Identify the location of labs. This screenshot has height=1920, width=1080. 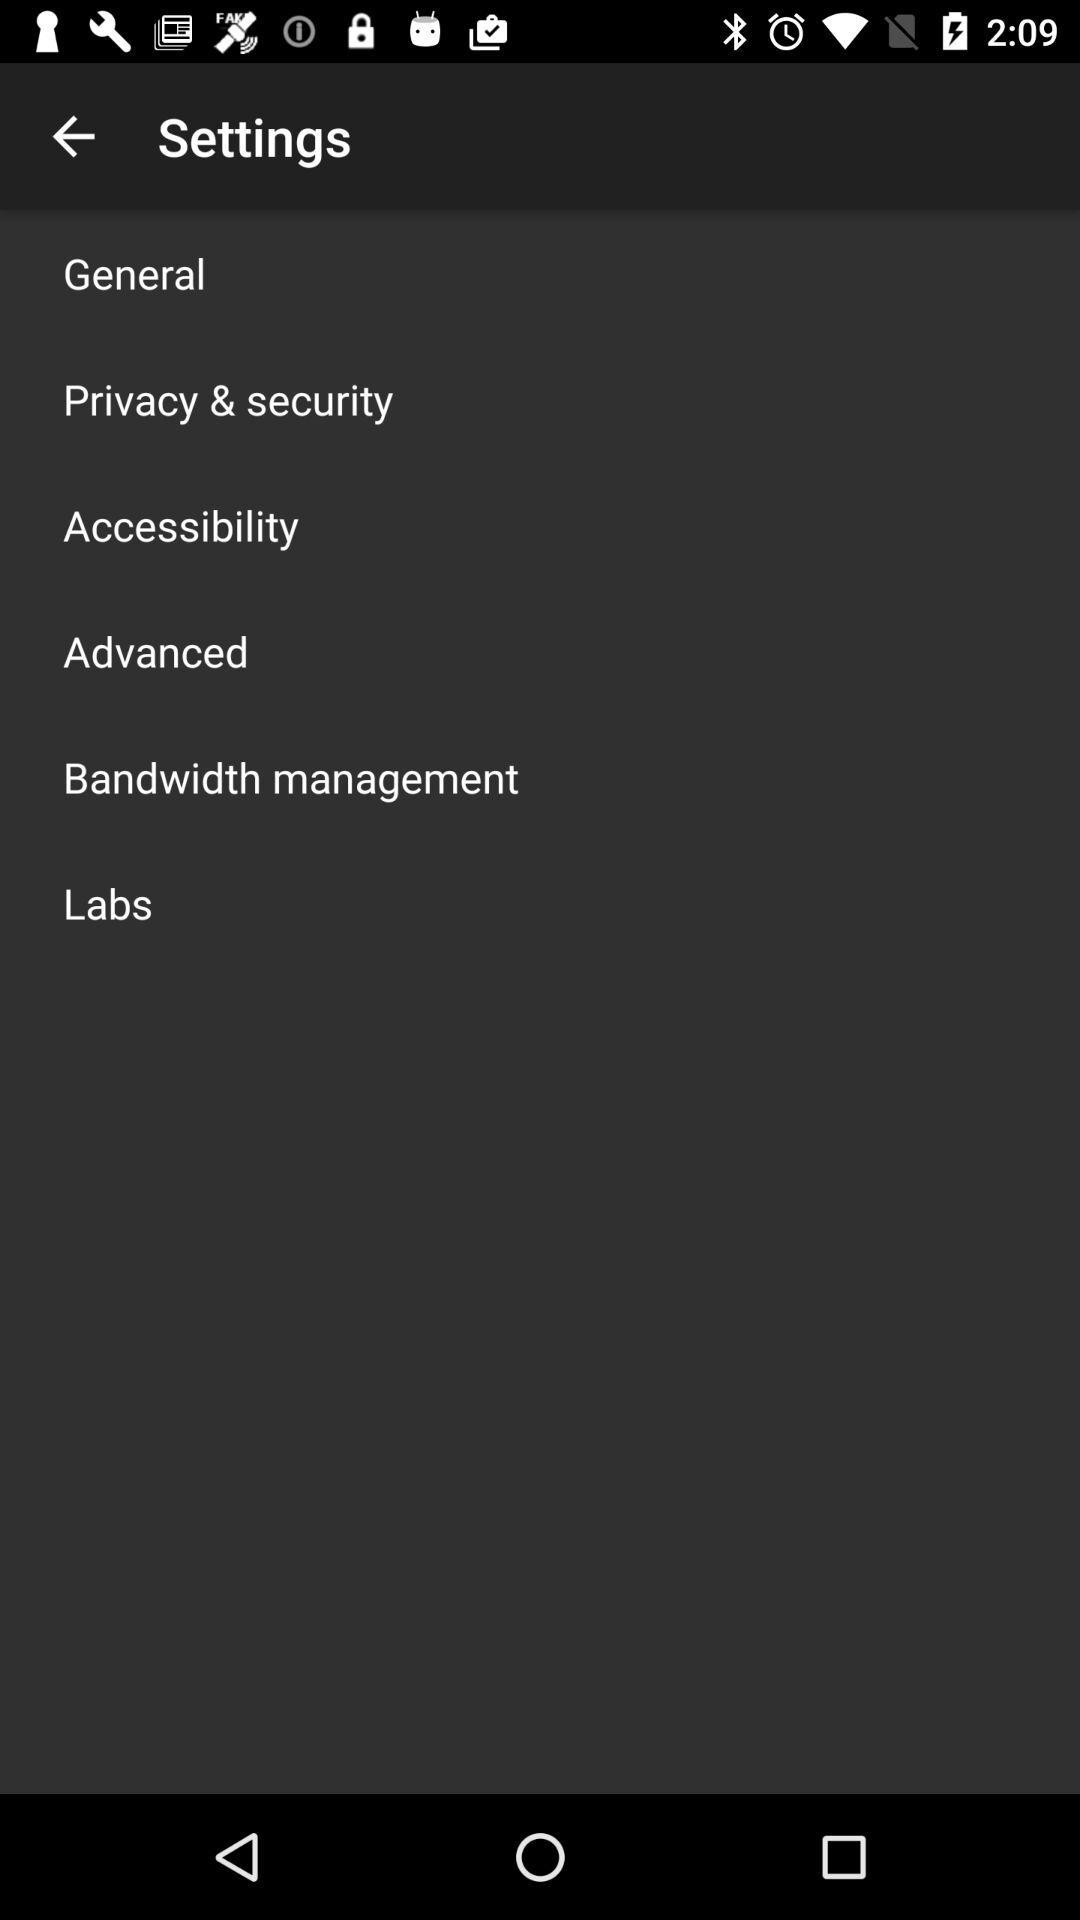
(108, 901).